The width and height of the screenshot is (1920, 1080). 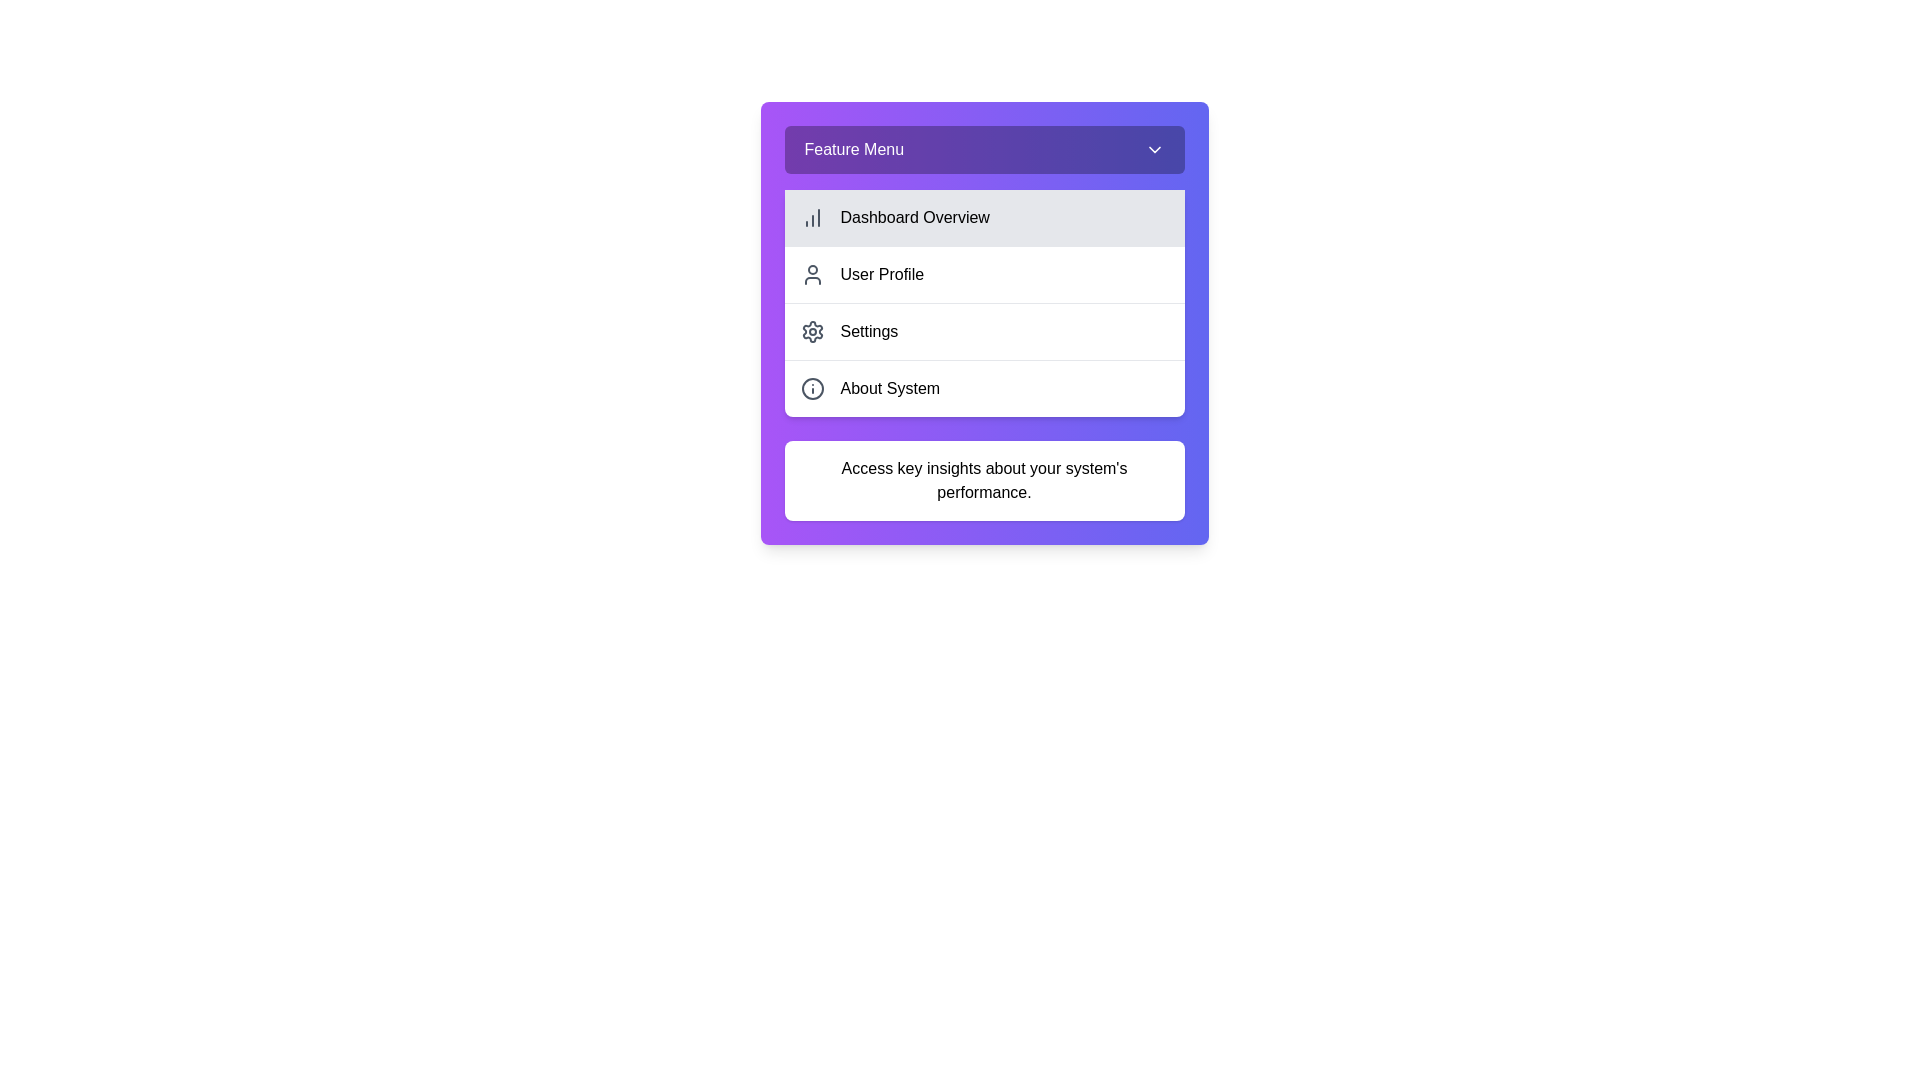 I want to click on the dropdown icon located at the far right end of the 'Feature Menu' header, so click(x=1154, y=149).